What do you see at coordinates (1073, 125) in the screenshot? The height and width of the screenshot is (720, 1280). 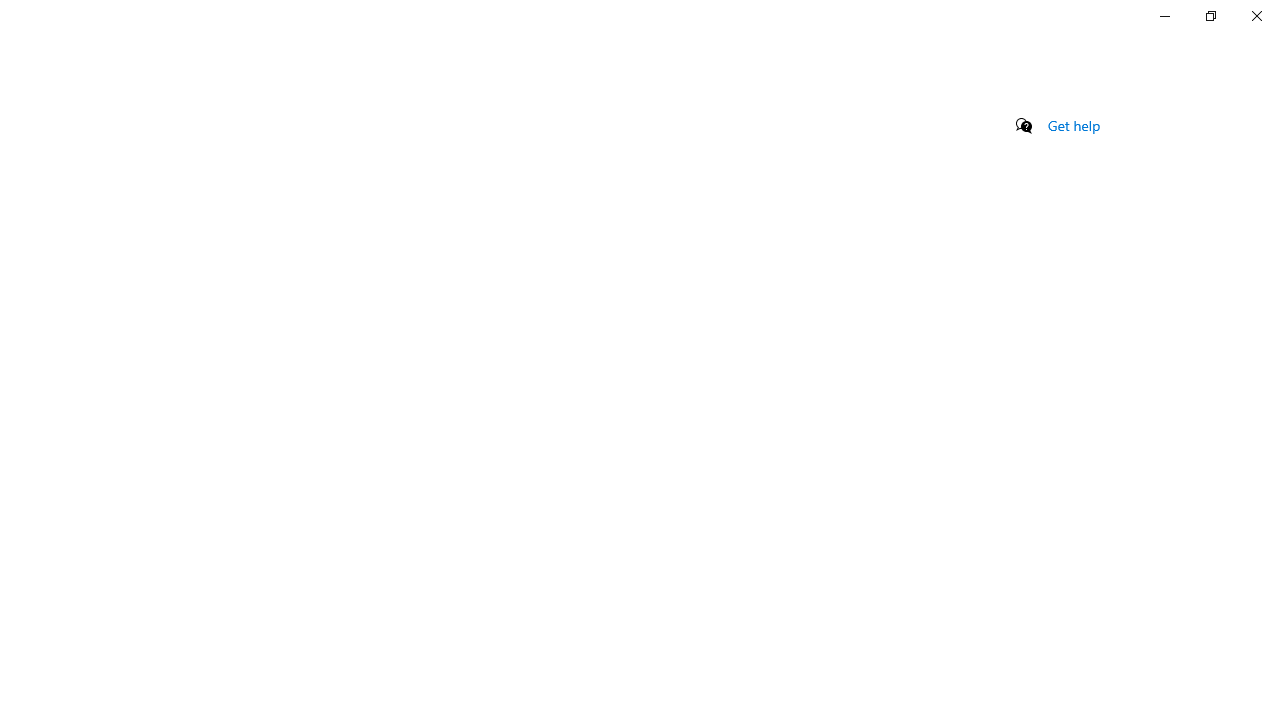 I see `'Get help'` at bounding box center [1073, 125].